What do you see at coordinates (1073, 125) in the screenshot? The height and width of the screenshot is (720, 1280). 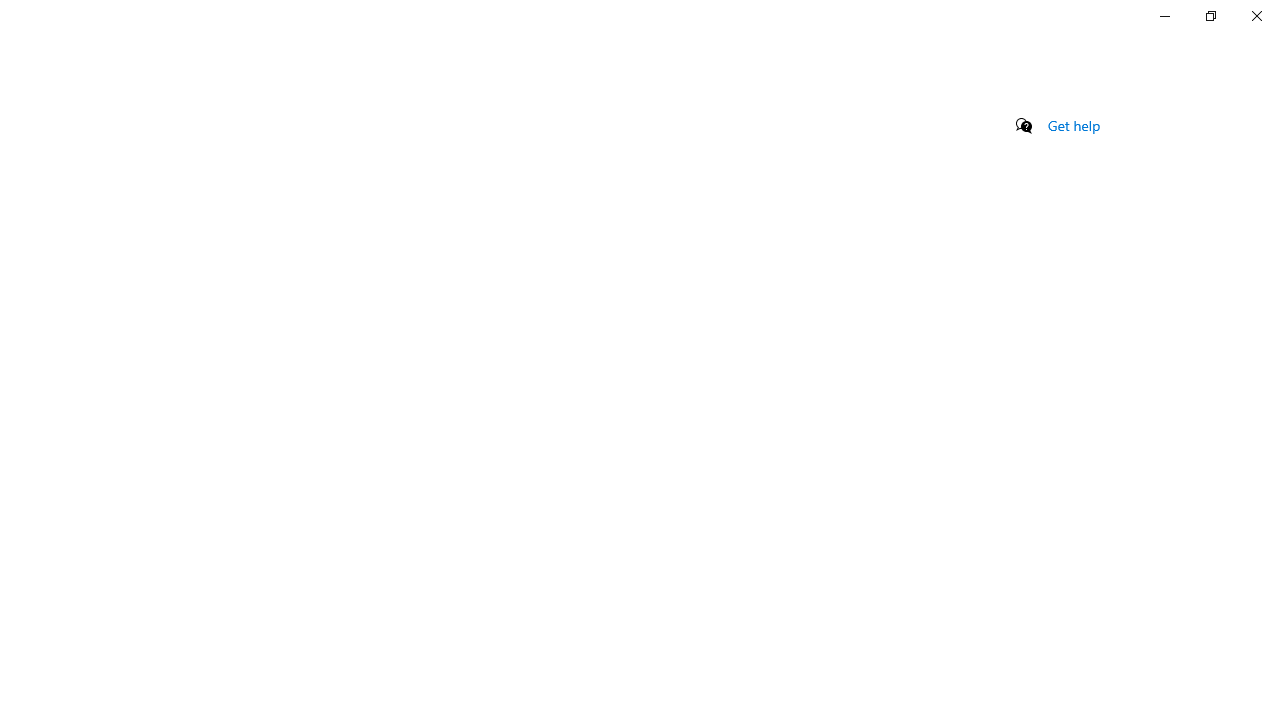 I see `'Get help'` at bounding box center [1073, 125].